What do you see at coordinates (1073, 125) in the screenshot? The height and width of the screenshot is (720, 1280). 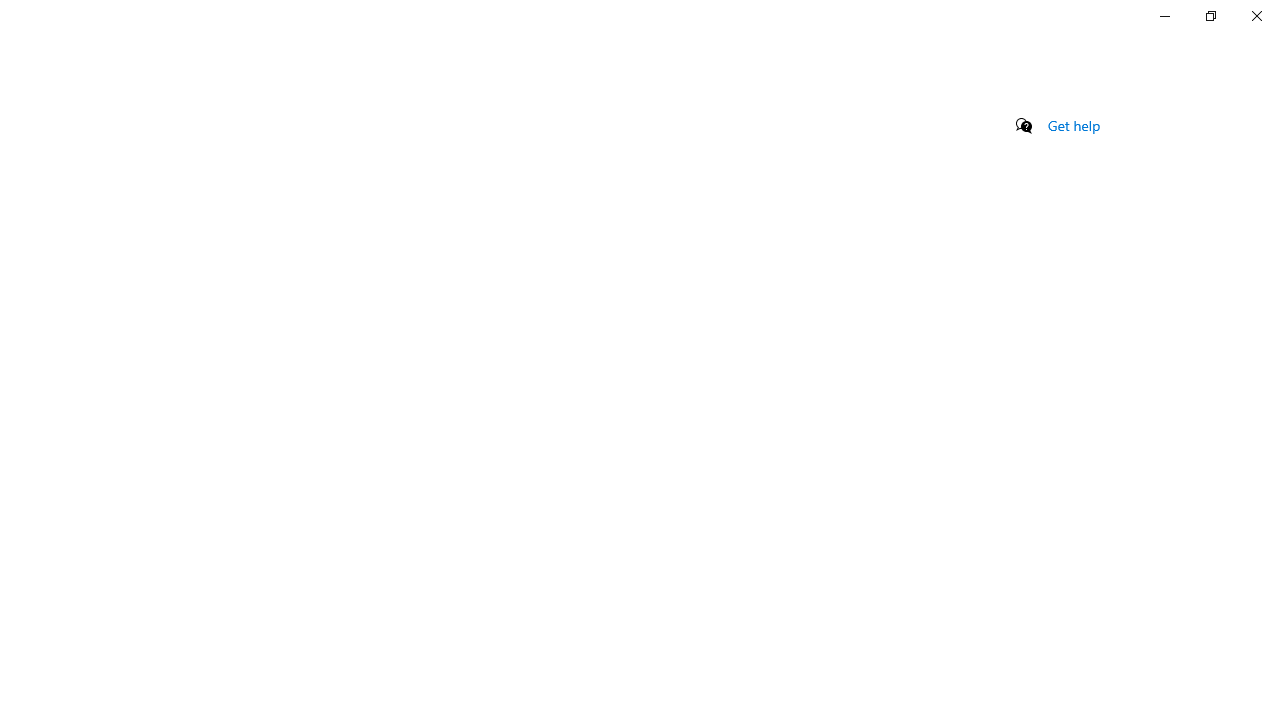 I see `'Get help'` at bounding box center [1073, 125].